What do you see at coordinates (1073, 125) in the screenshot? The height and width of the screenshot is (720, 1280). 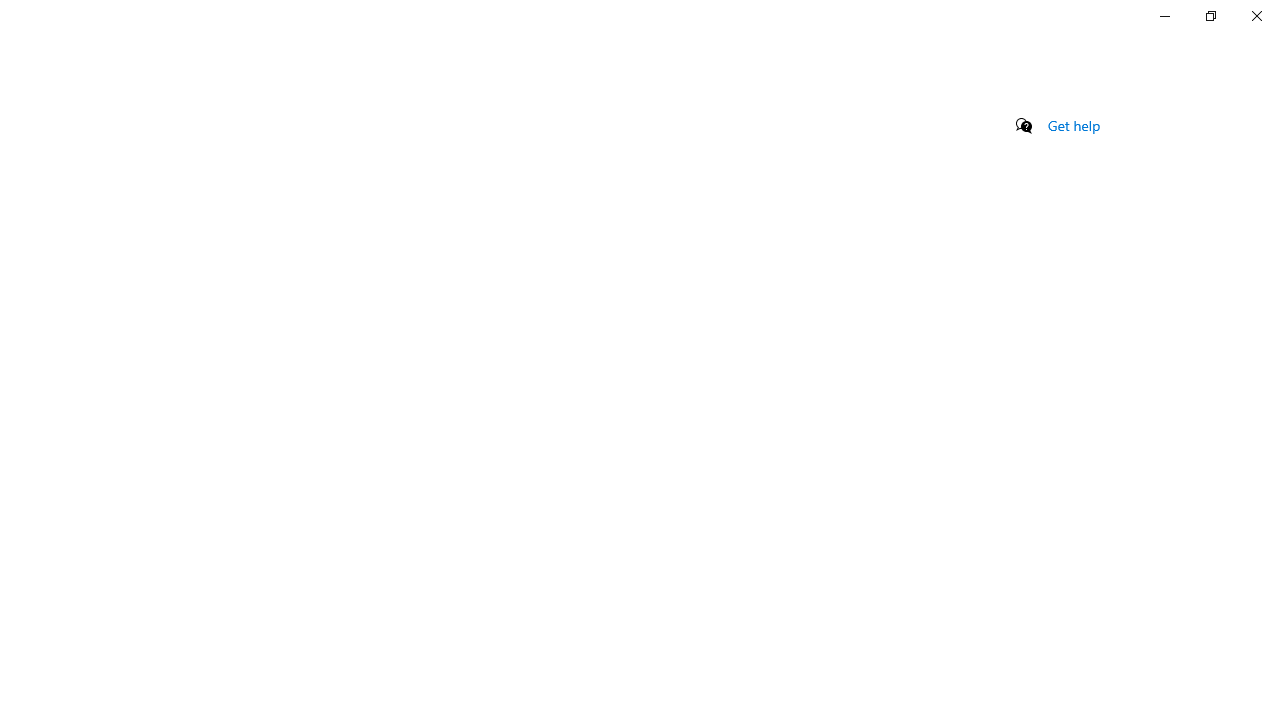 I see `'Get help'` at bounding box center [1073, 125].